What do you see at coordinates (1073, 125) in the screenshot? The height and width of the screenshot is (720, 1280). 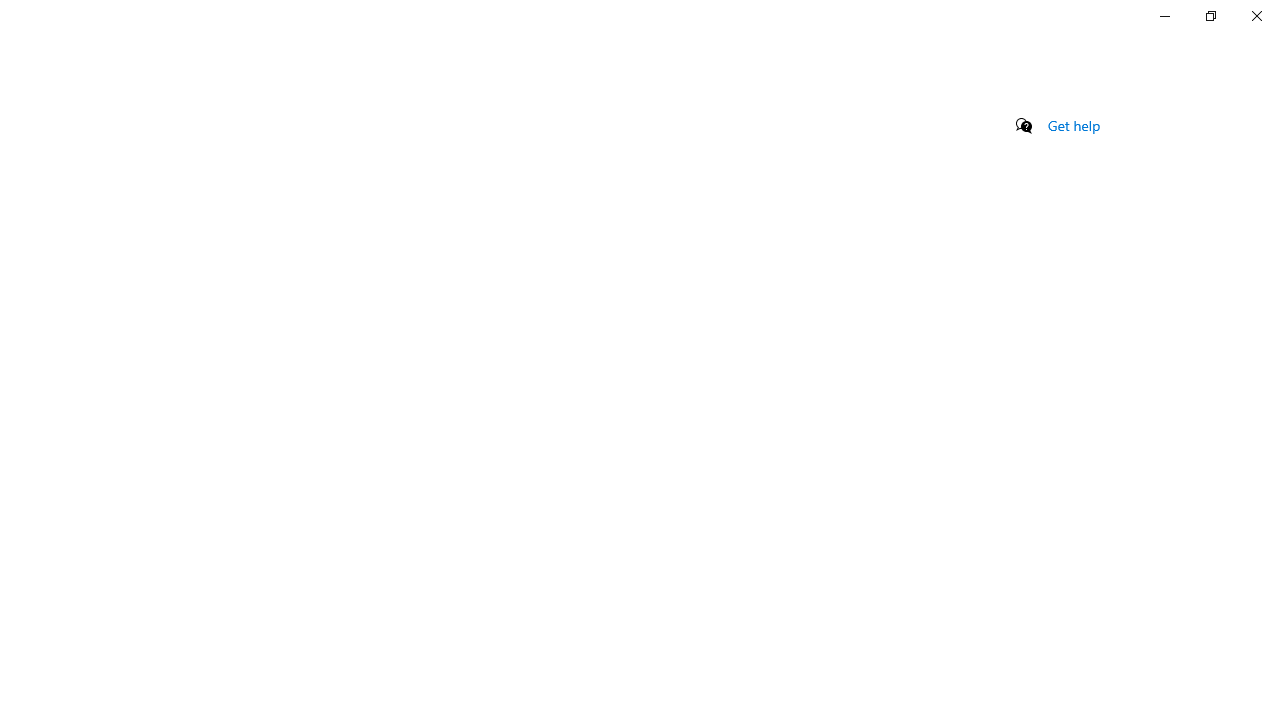 I see `'Get help'` at bounding box center [1073, 125].